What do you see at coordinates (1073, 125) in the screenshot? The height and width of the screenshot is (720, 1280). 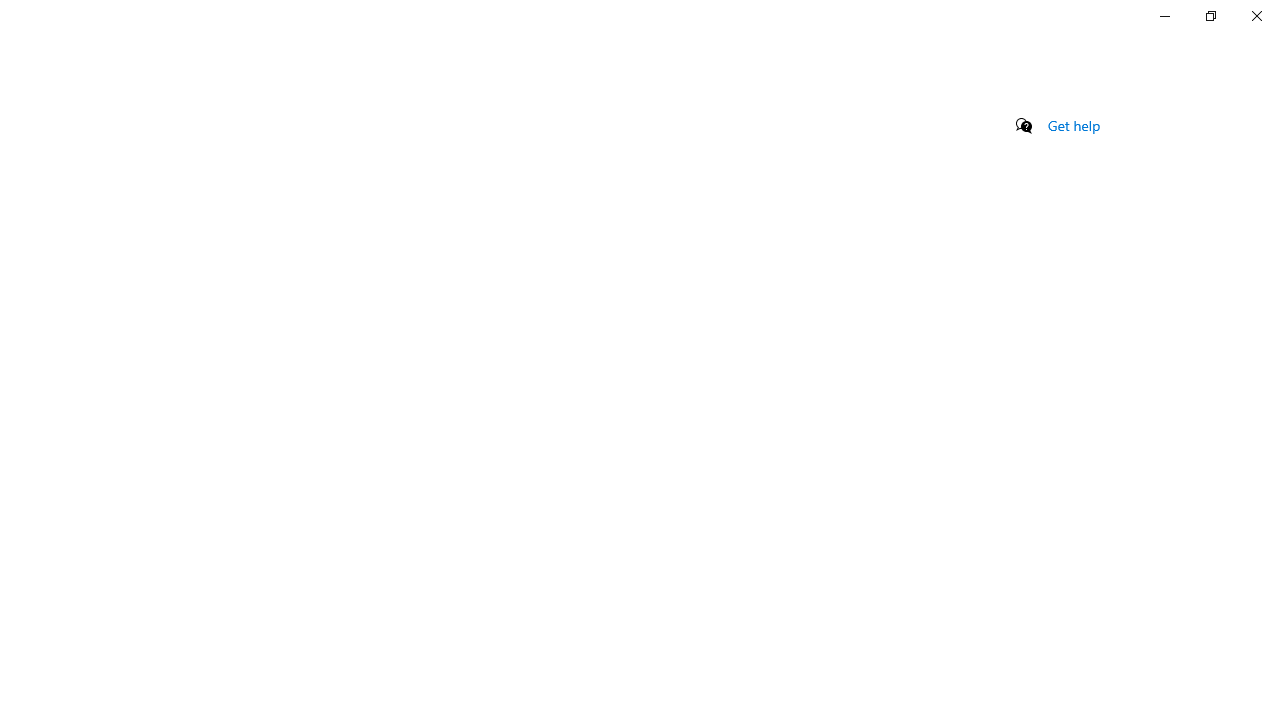 I see `'Get help'` at bounding box center [1073, 125].